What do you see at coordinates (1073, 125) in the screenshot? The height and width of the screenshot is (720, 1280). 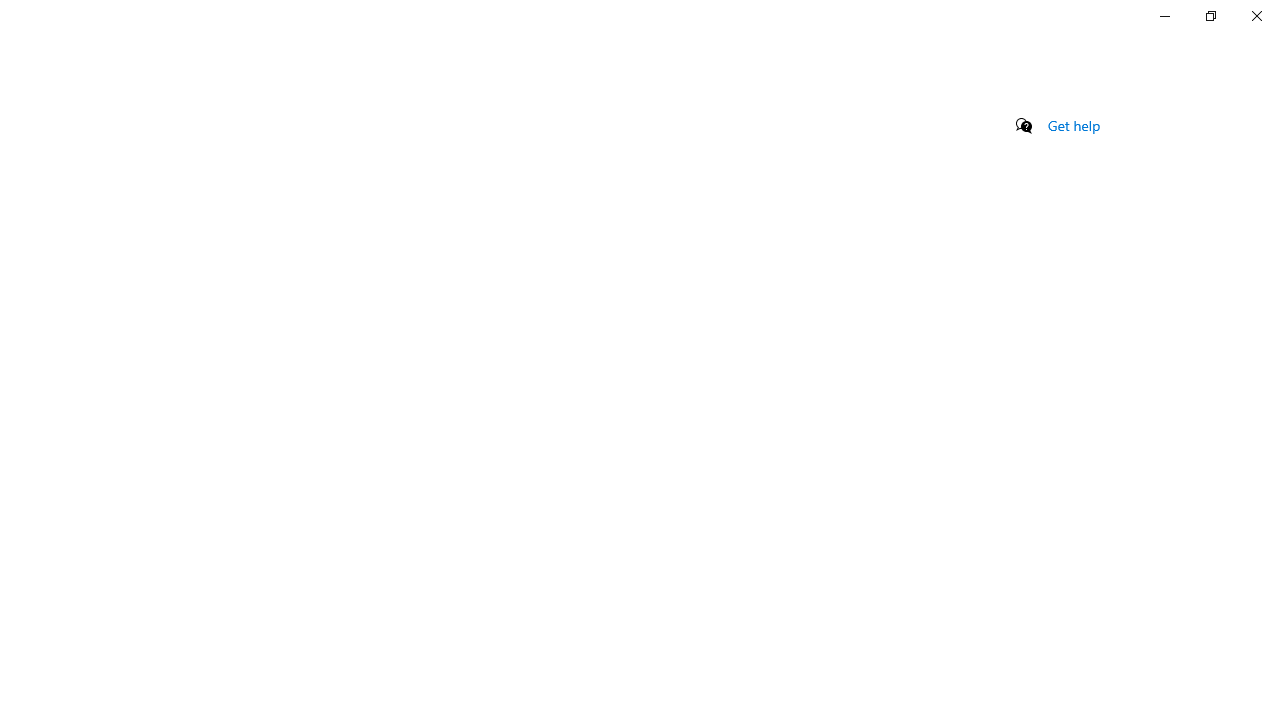 I see `'Get help'` at bounding box center [1073, 125].